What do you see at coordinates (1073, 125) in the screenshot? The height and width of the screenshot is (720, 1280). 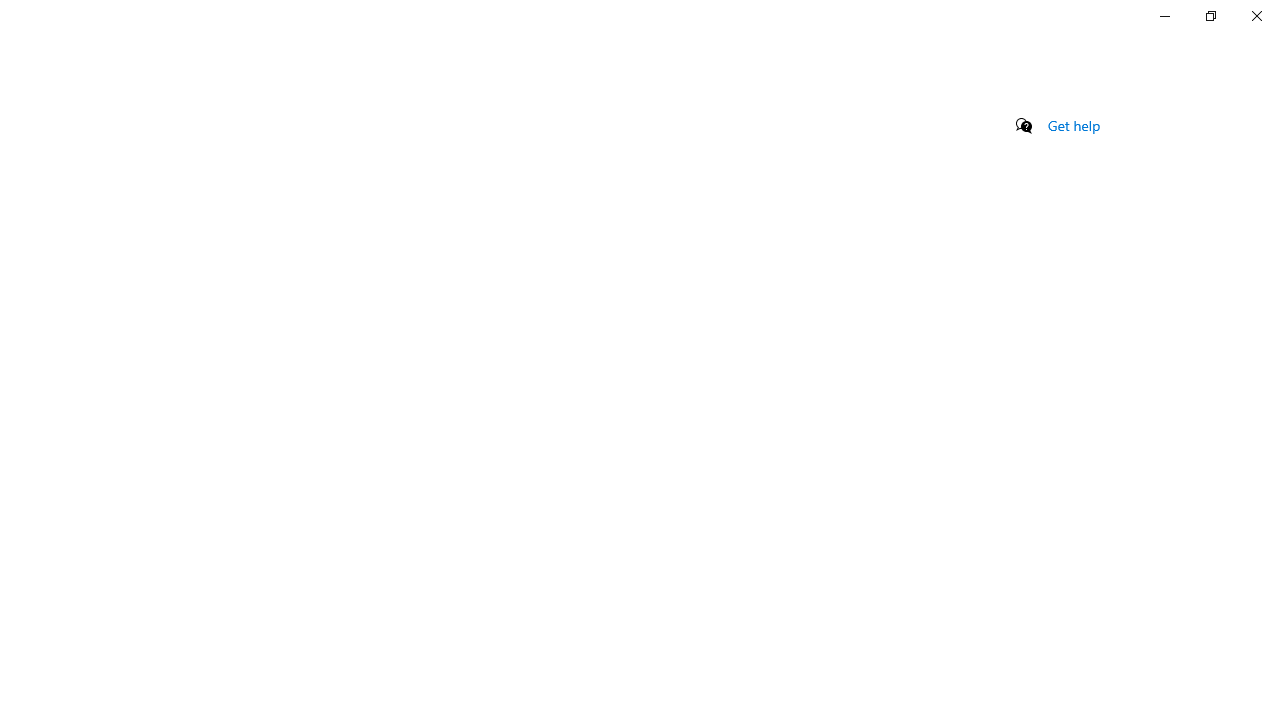 I see `'Get help'` at bounding box center [1073, 125].